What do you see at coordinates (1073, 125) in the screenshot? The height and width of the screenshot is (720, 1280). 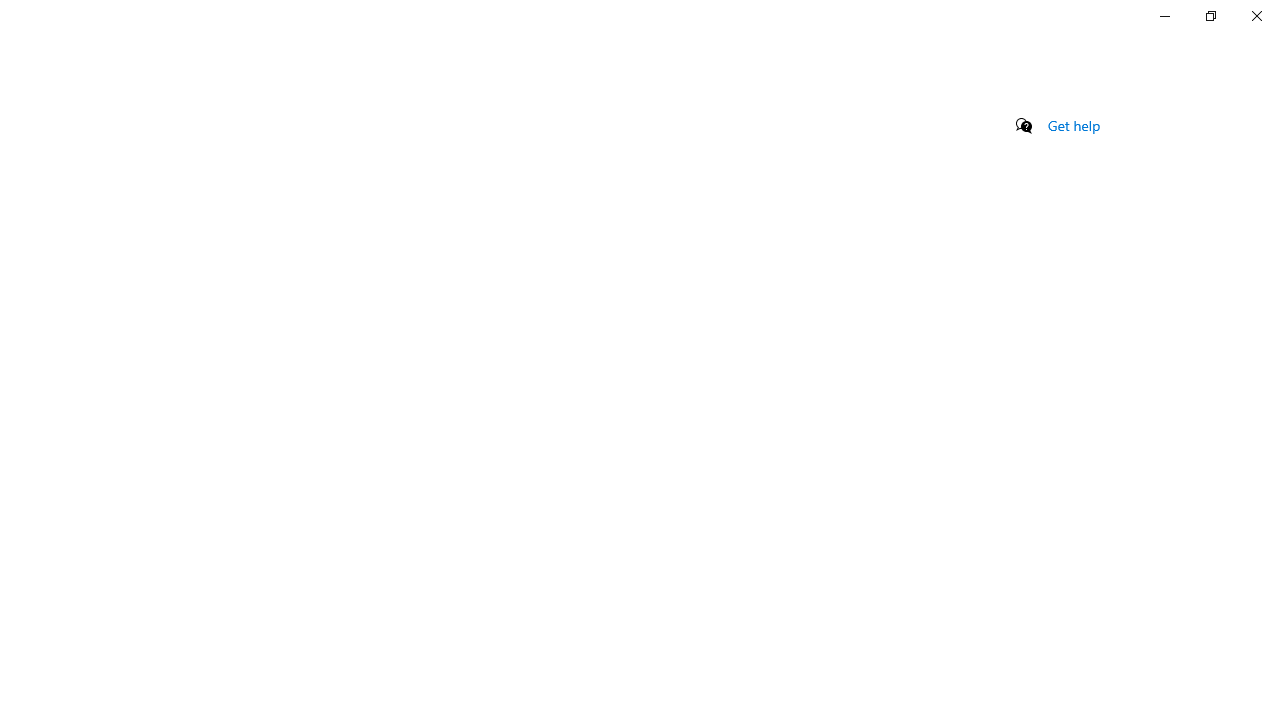 I see `'Get help'` at bounding box center [1073, 125].